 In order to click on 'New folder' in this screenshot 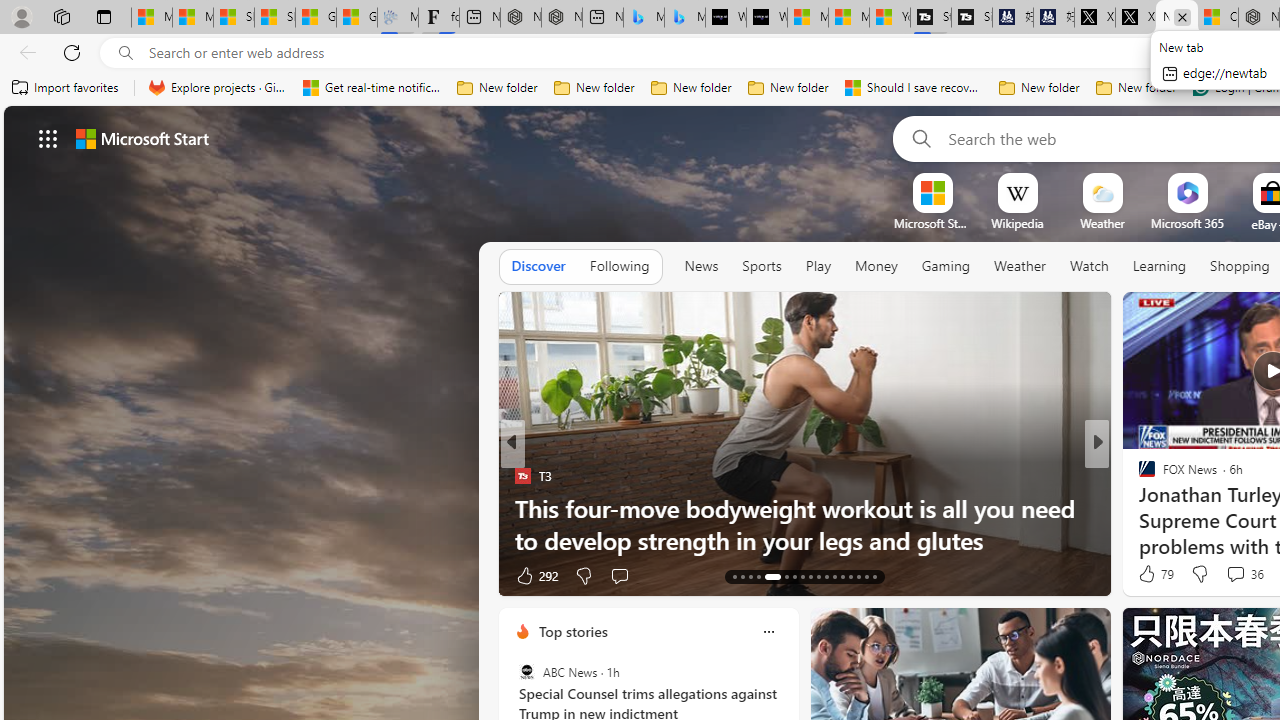, I will do `click(1136, 87)`.